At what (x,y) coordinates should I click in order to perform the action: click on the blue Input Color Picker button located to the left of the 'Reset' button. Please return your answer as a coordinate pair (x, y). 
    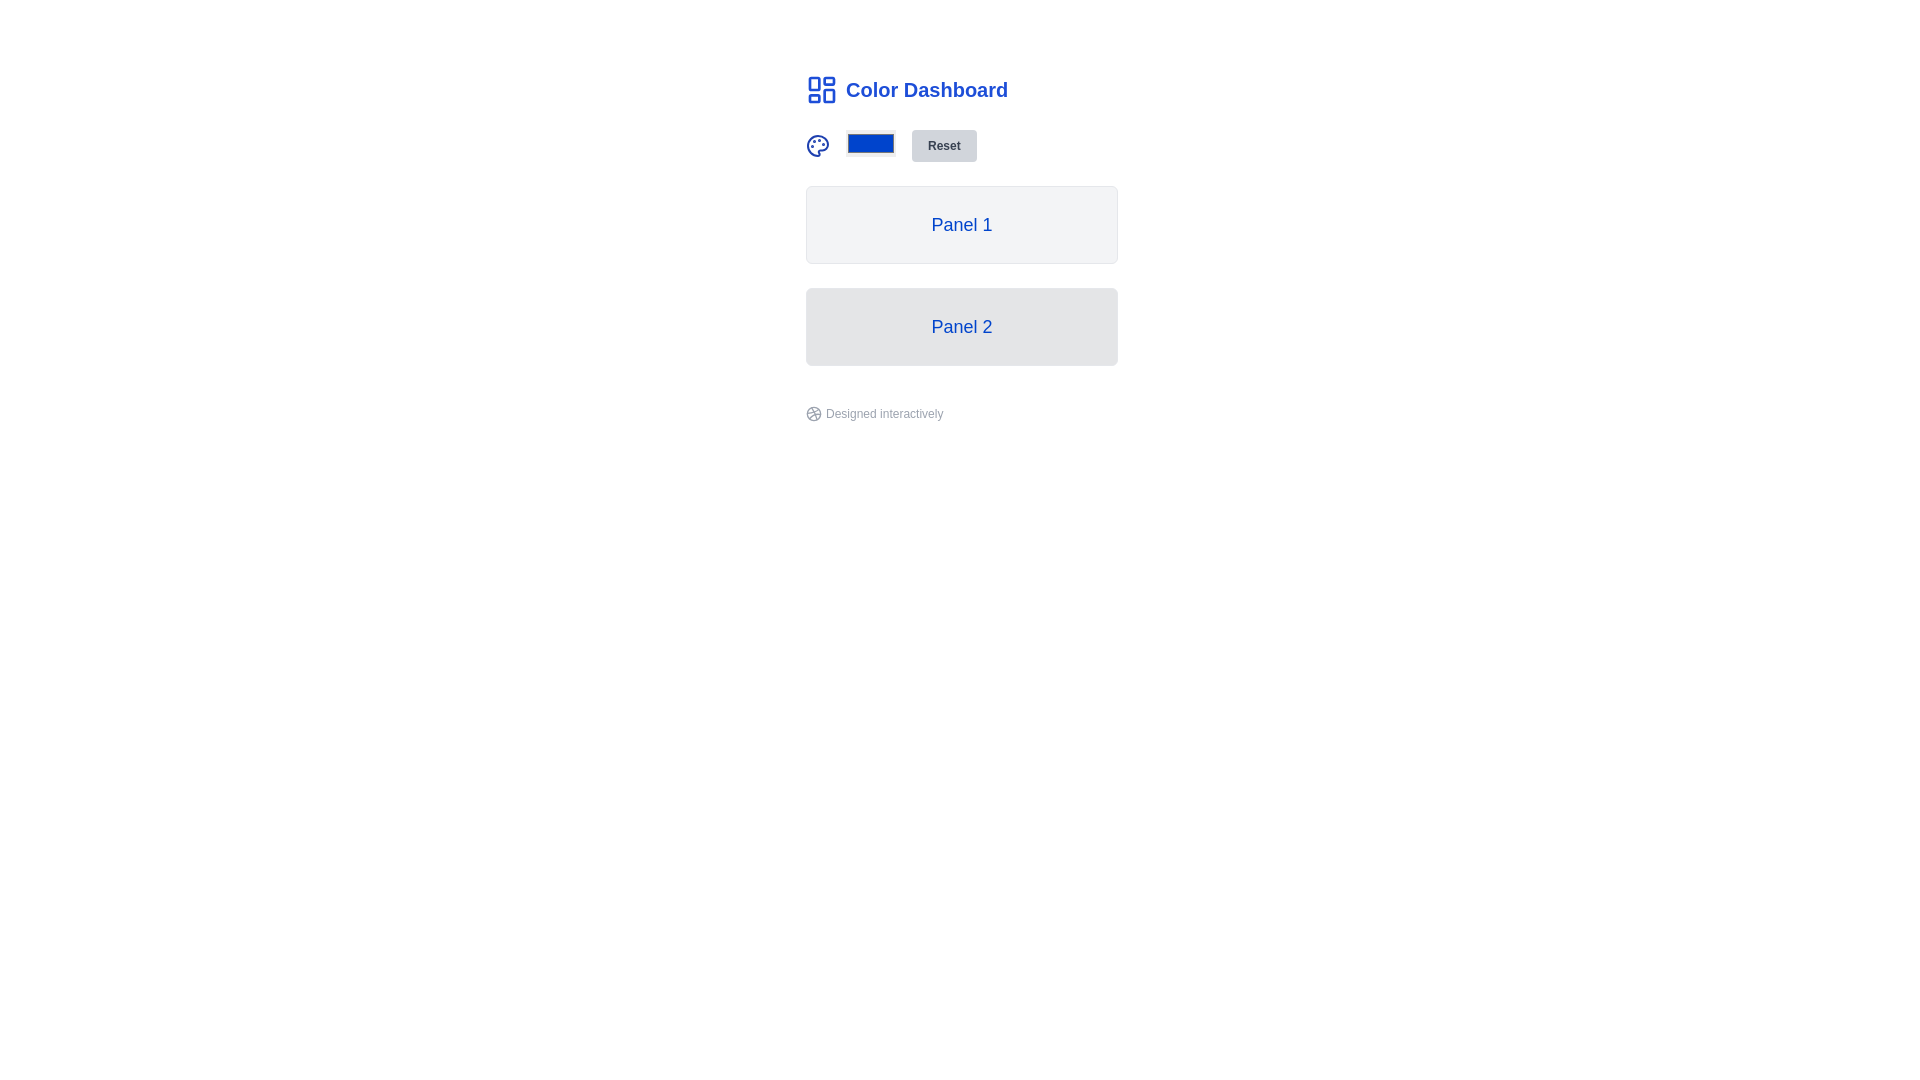
    Looking at the image, I should click on (870, 141).